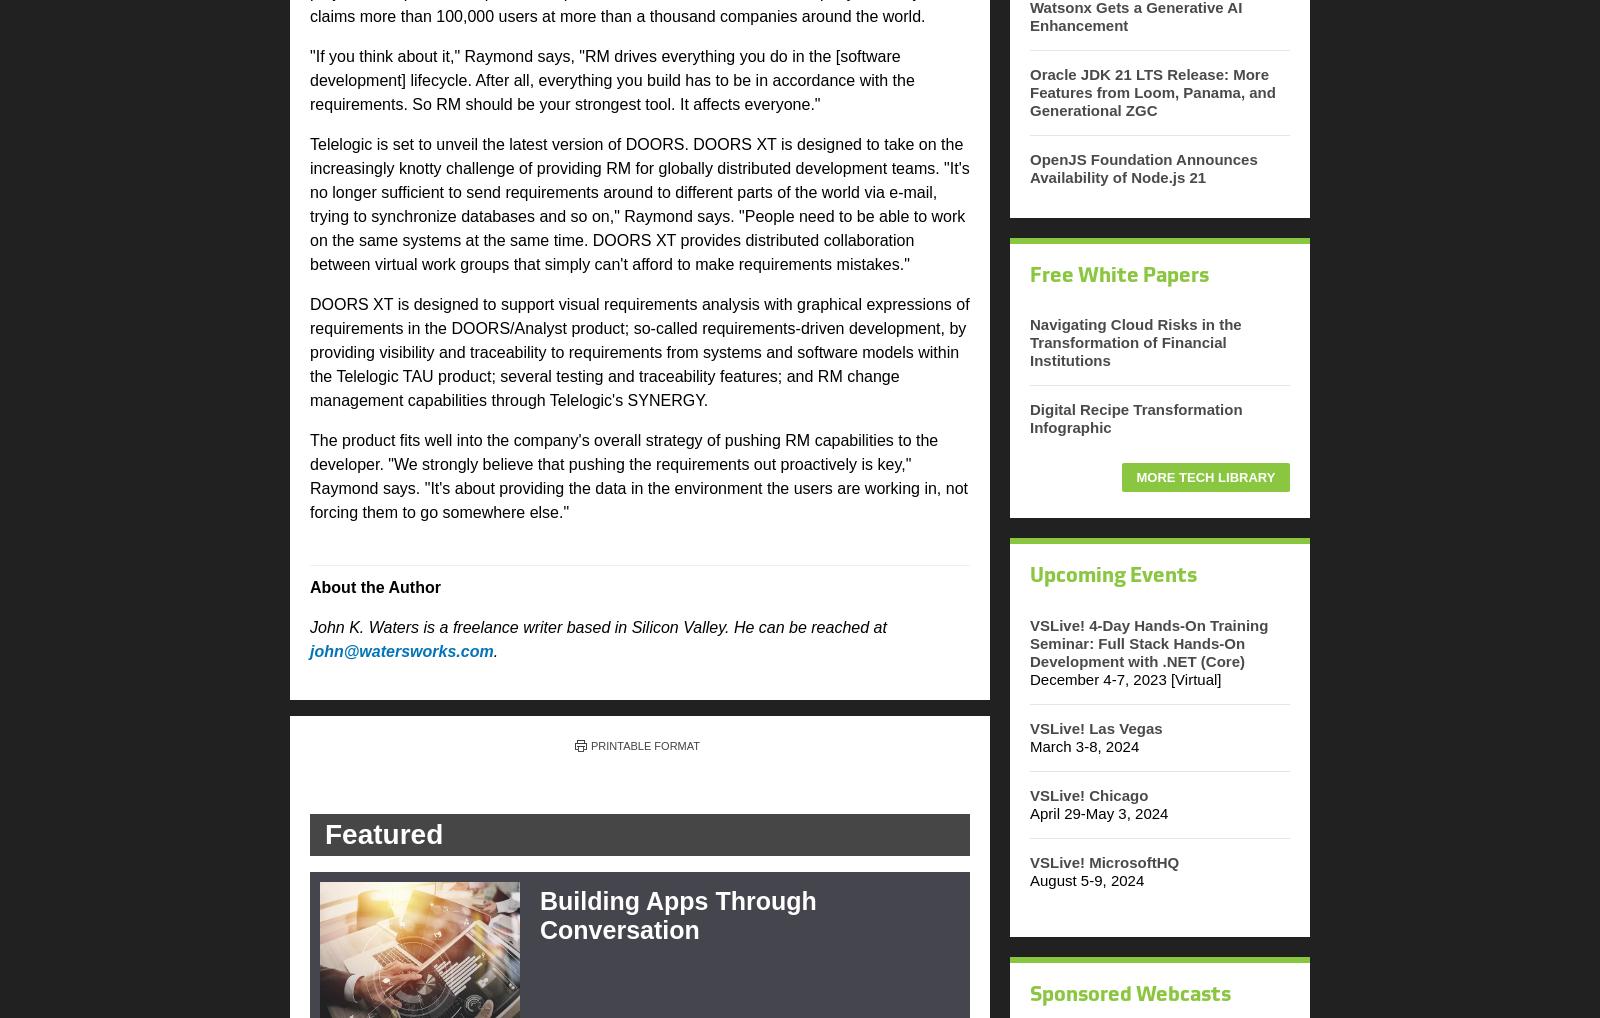 The height and width of the screenshot is (1018, 1600). Describe the element at coordinates (1113, 577) in the screenshot. I see `'Upcoming Events'` at that location.